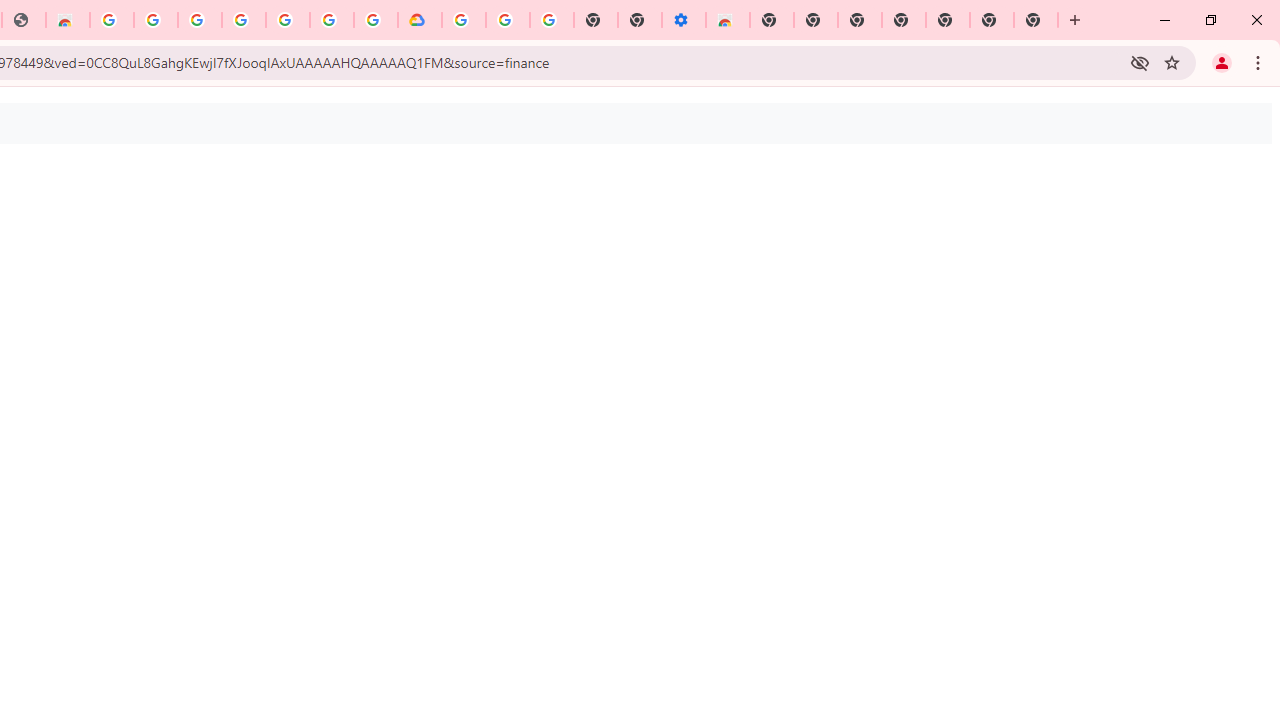  Describe the element at coordinates (508, 20) in the screenshot. I see `'Google Account Help'` at that location.